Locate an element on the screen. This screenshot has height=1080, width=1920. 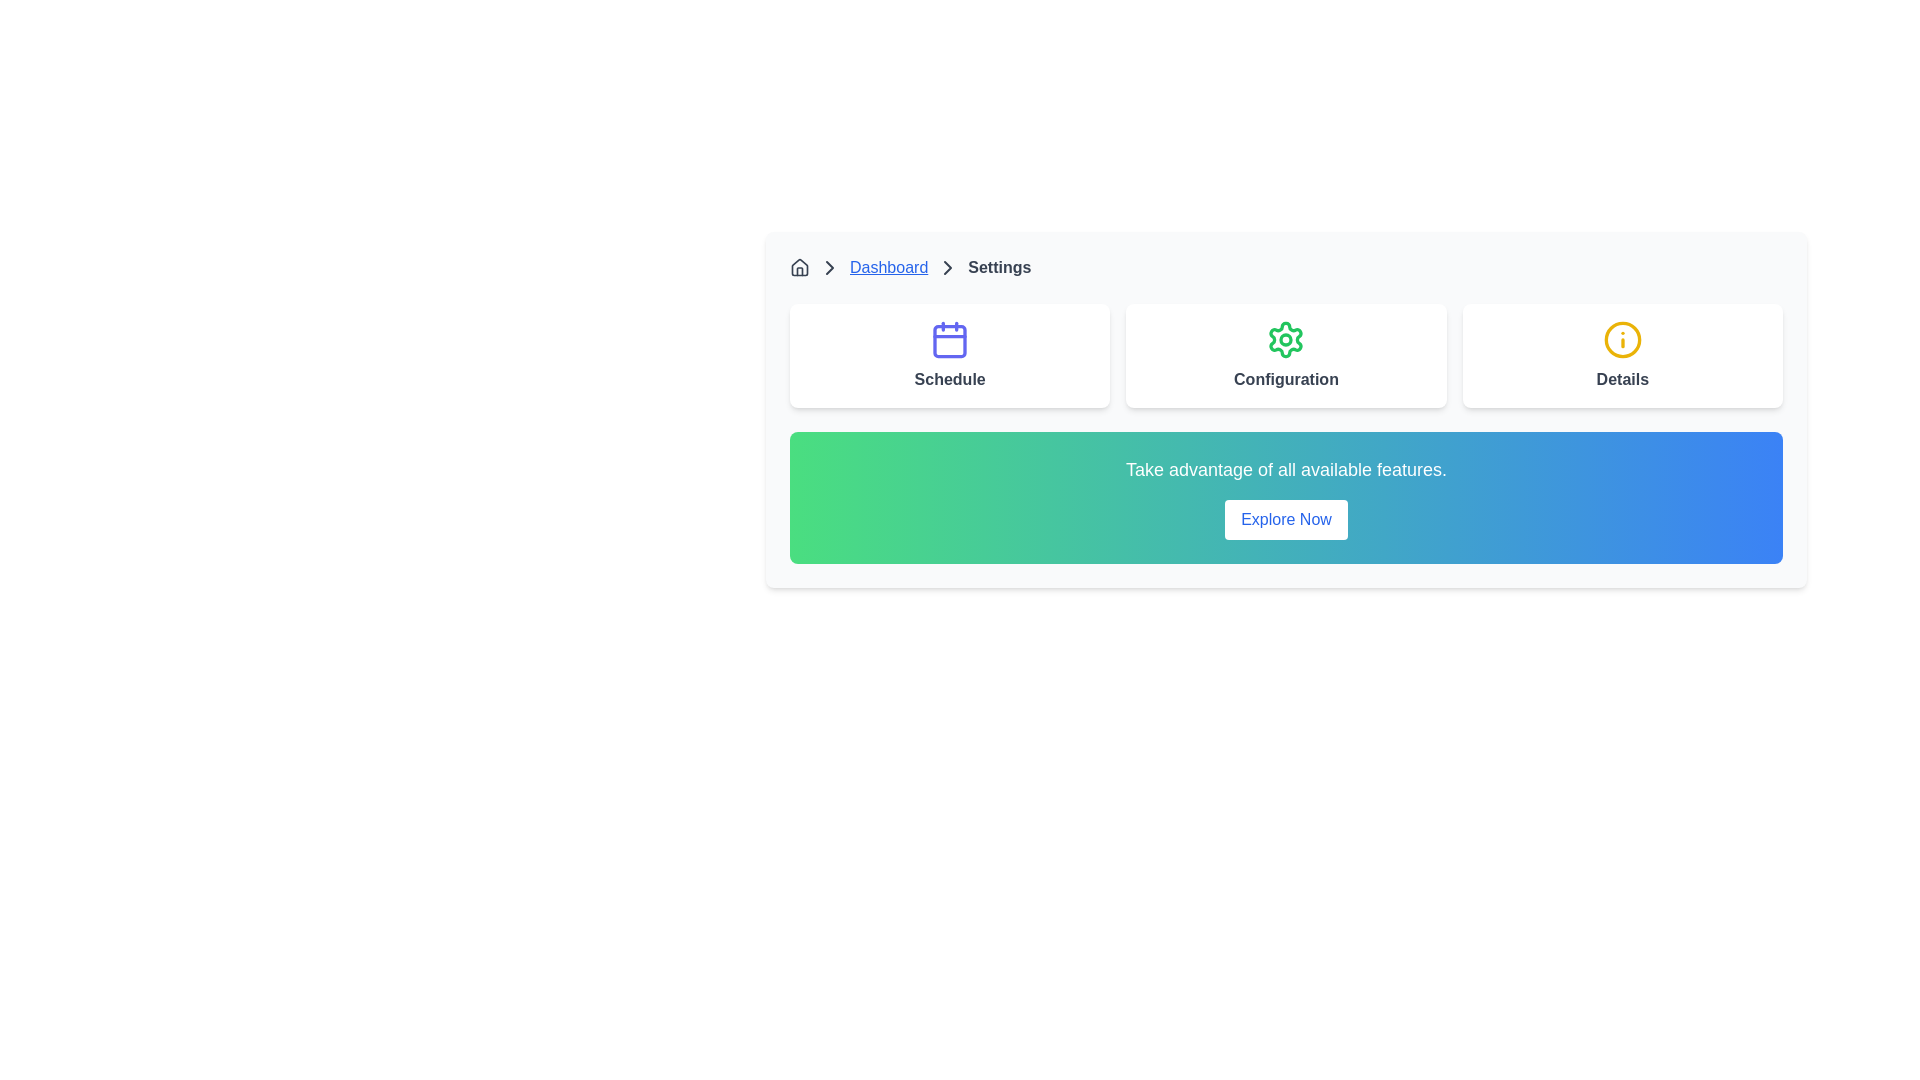
the 'Dashboard' hyperlink is located at coordinates (887, 266).